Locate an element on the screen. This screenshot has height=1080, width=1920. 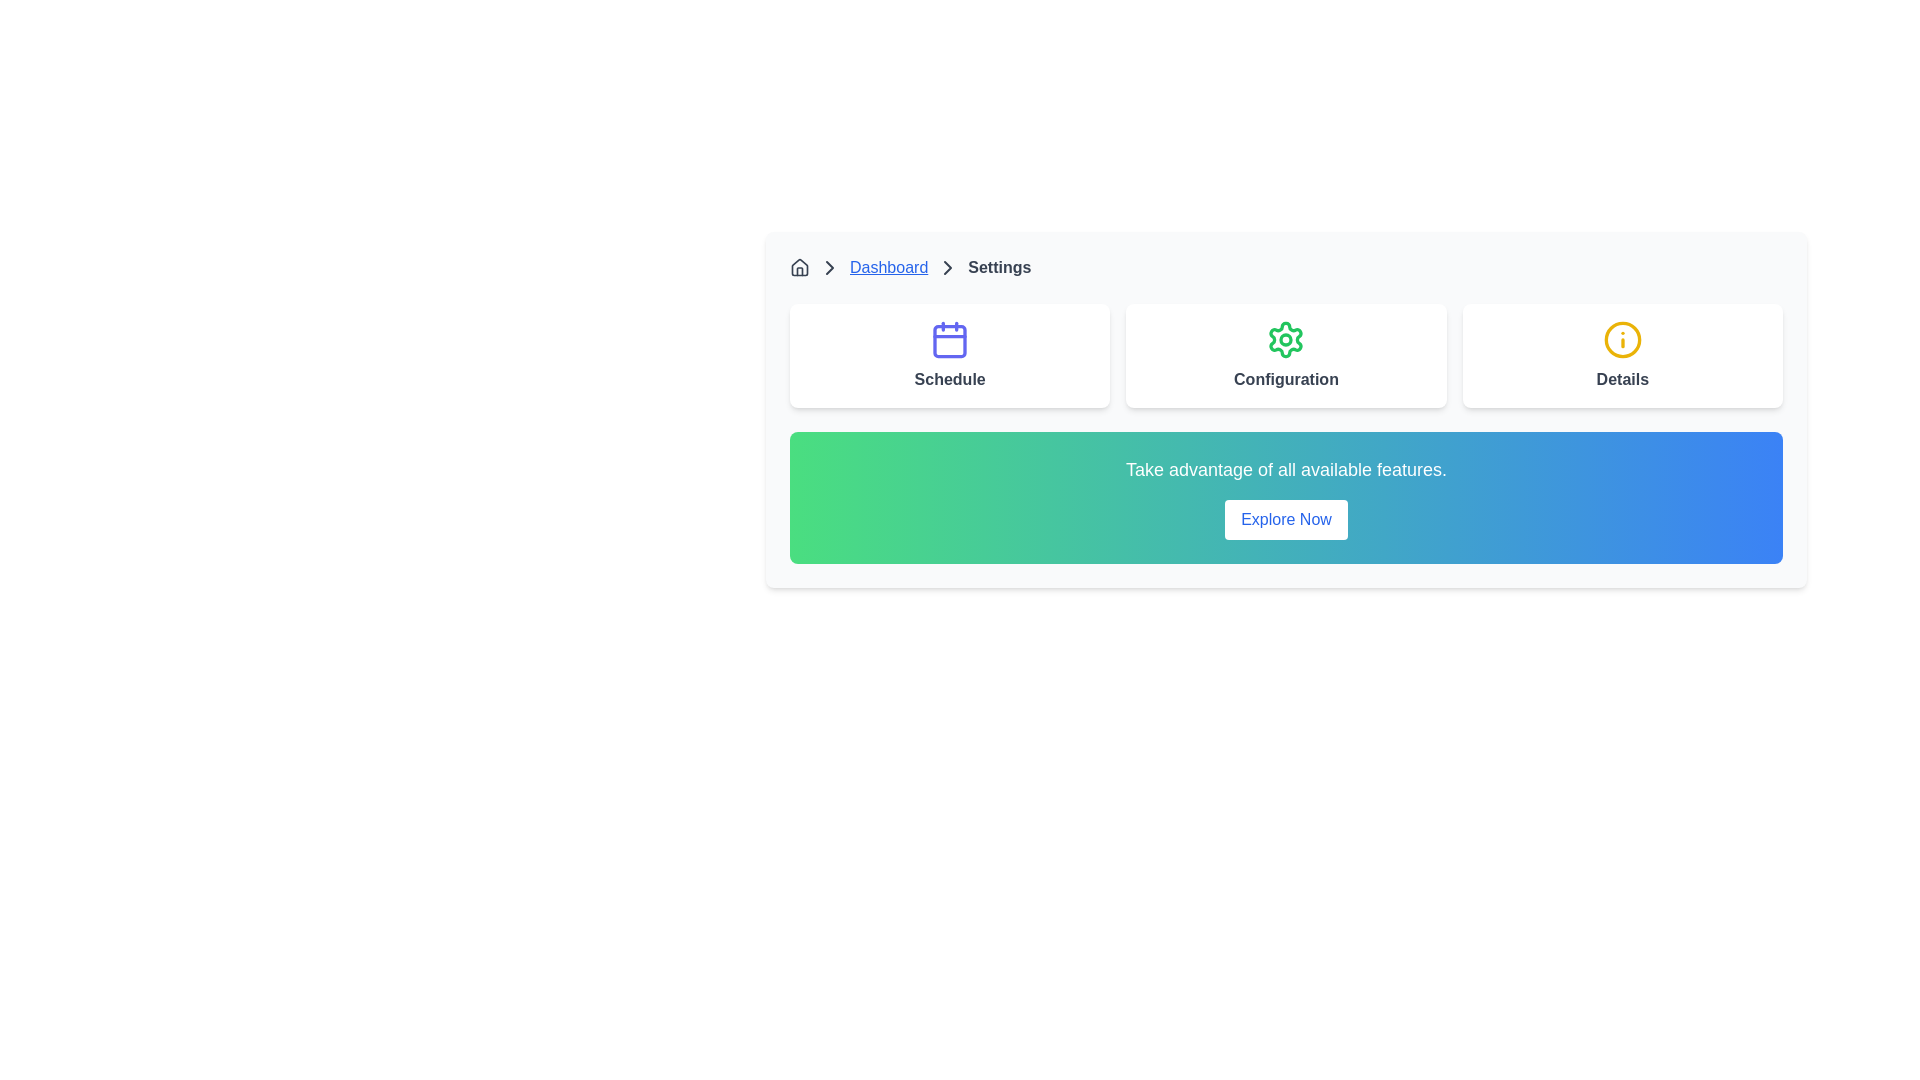
the 'Dashboard' hyperlink is located at coordinates (887, 266).